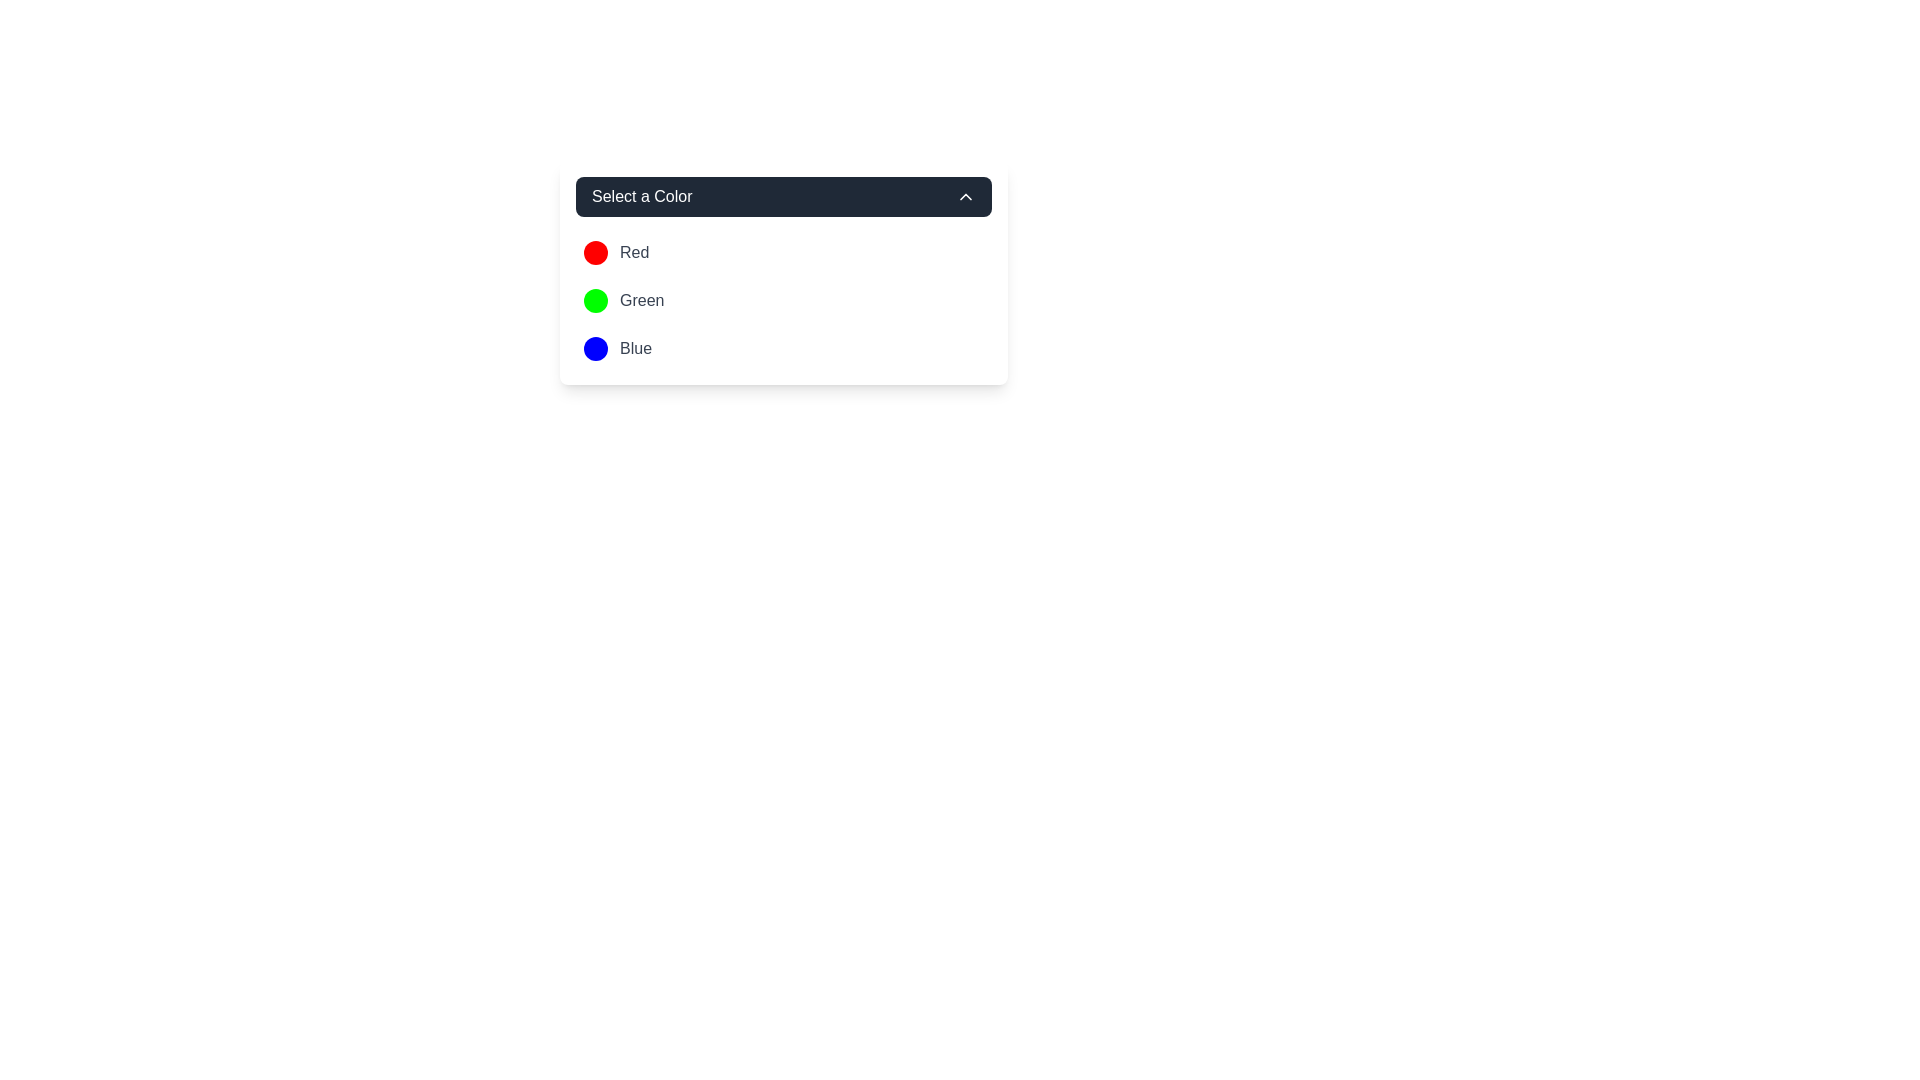 The image size is (1920, 1080). What do you see at coordinates (965, 196) in the screenshot?
I see `the chevron icon located on the right end of the dropdown header next to the text 'Select a Color' for potential visual feedback` at bounding box center [965, 196].